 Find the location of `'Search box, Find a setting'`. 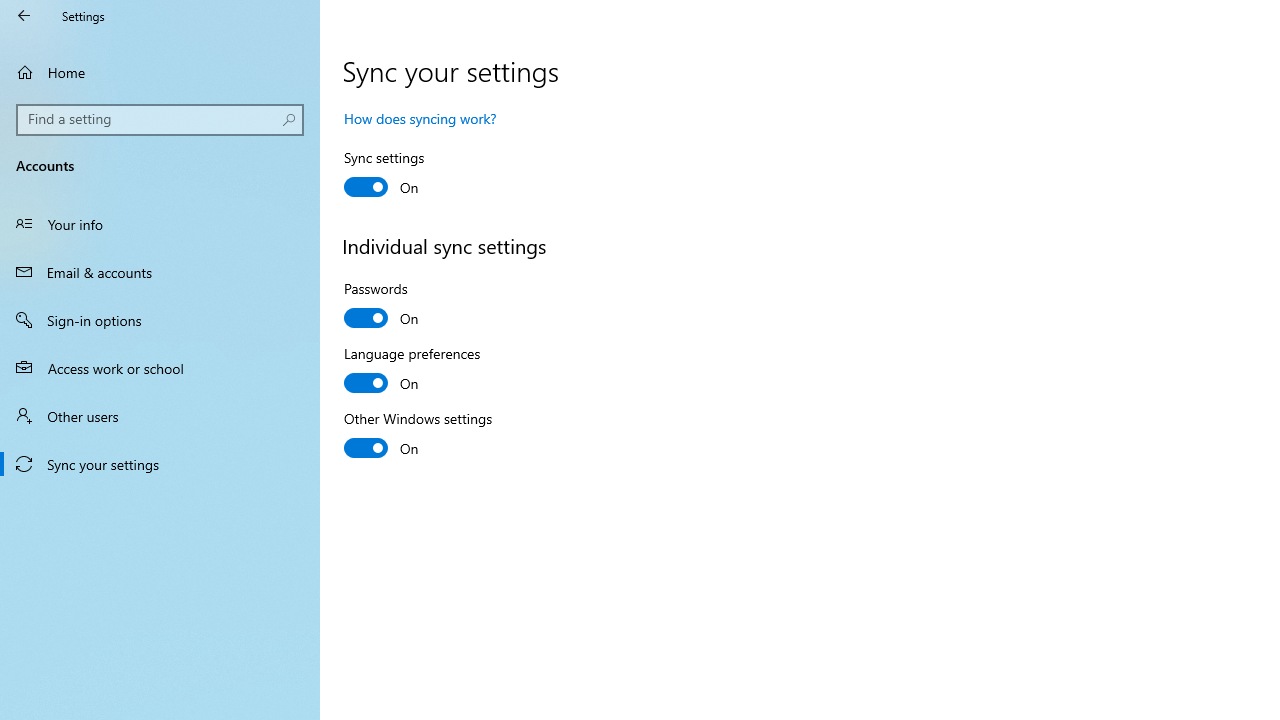

'Search box, Find a setting' is located at coordinates (160, 119).